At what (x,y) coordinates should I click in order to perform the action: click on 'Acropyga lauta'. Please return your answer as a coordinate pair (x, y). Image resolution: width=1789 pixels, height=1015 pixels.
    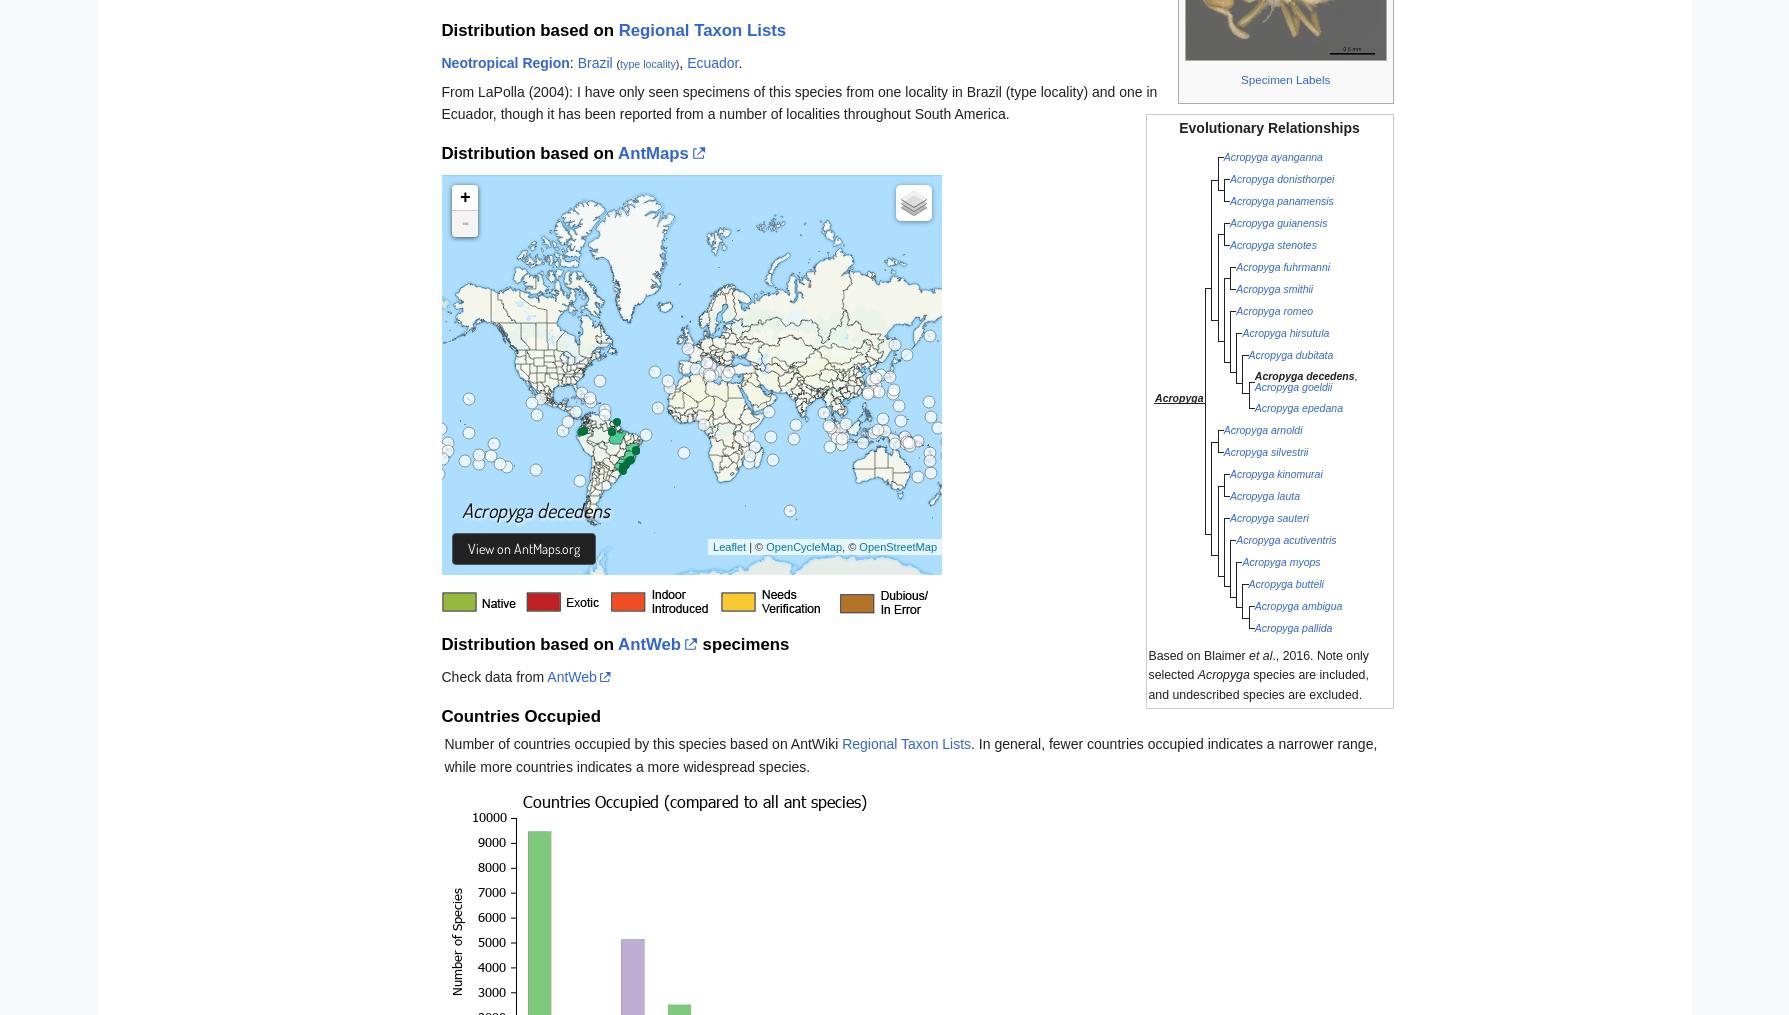
    Looking at the image, I should click on (1263, 495).